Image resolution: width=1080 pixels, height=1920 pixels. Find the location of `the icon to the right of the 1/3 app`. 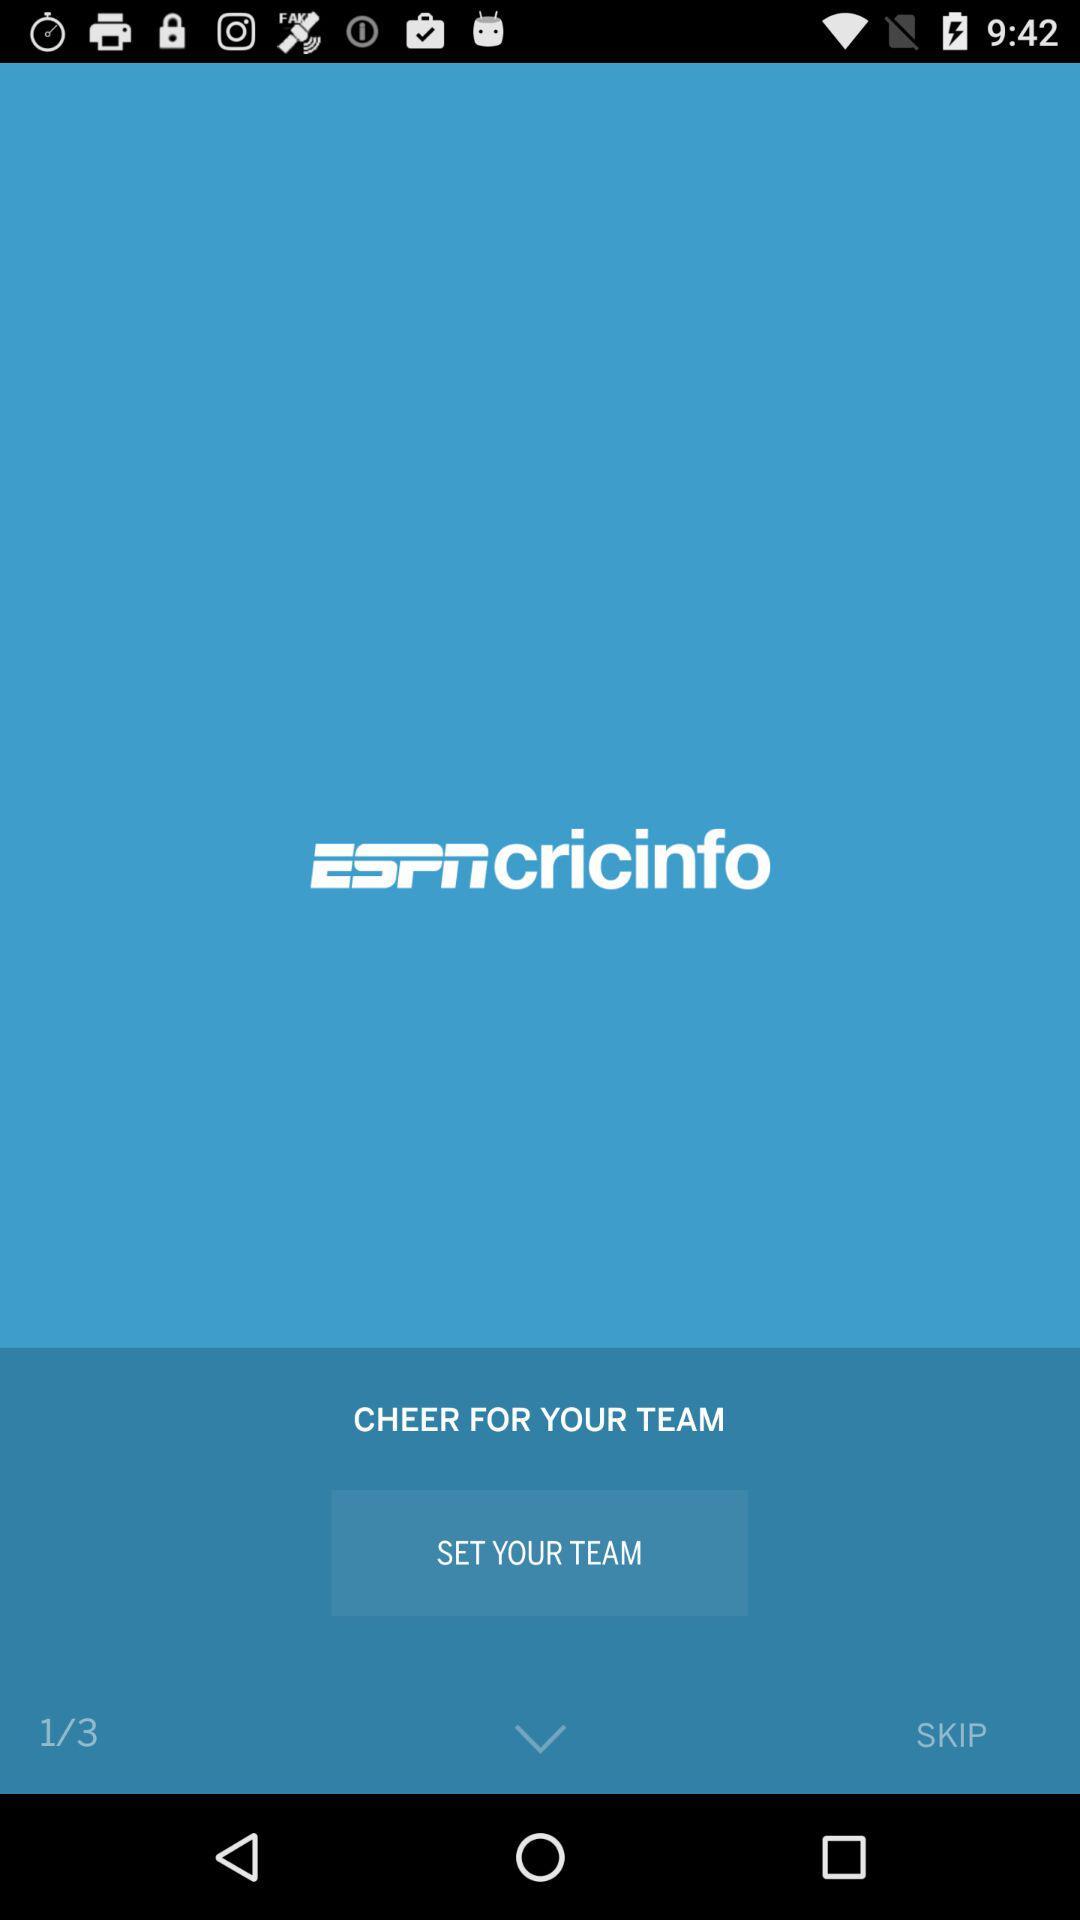

the icon to the right of the 1/3 app is located at coordinates (540, 1738).